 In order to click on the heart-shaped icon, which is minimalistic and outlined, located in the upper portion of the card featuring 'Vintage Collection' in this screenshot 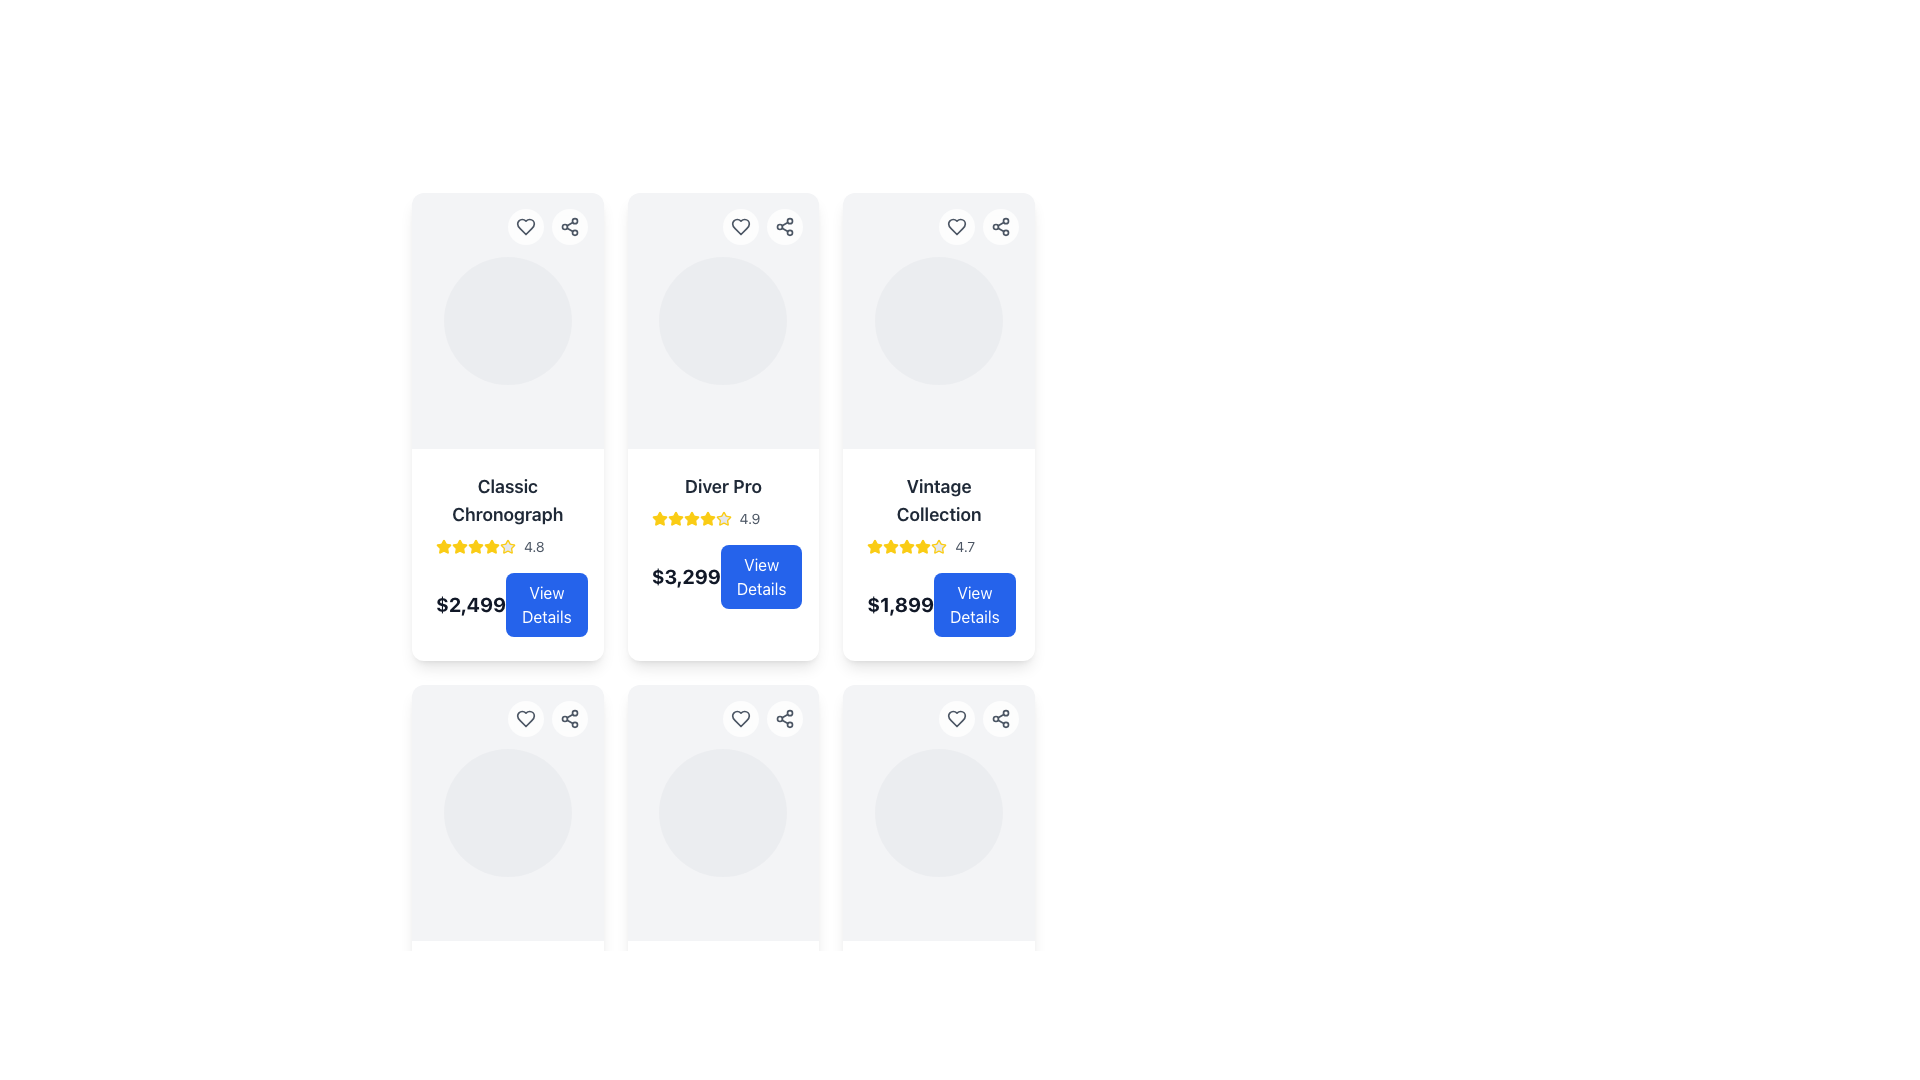, I will do `click(955, 226)`.